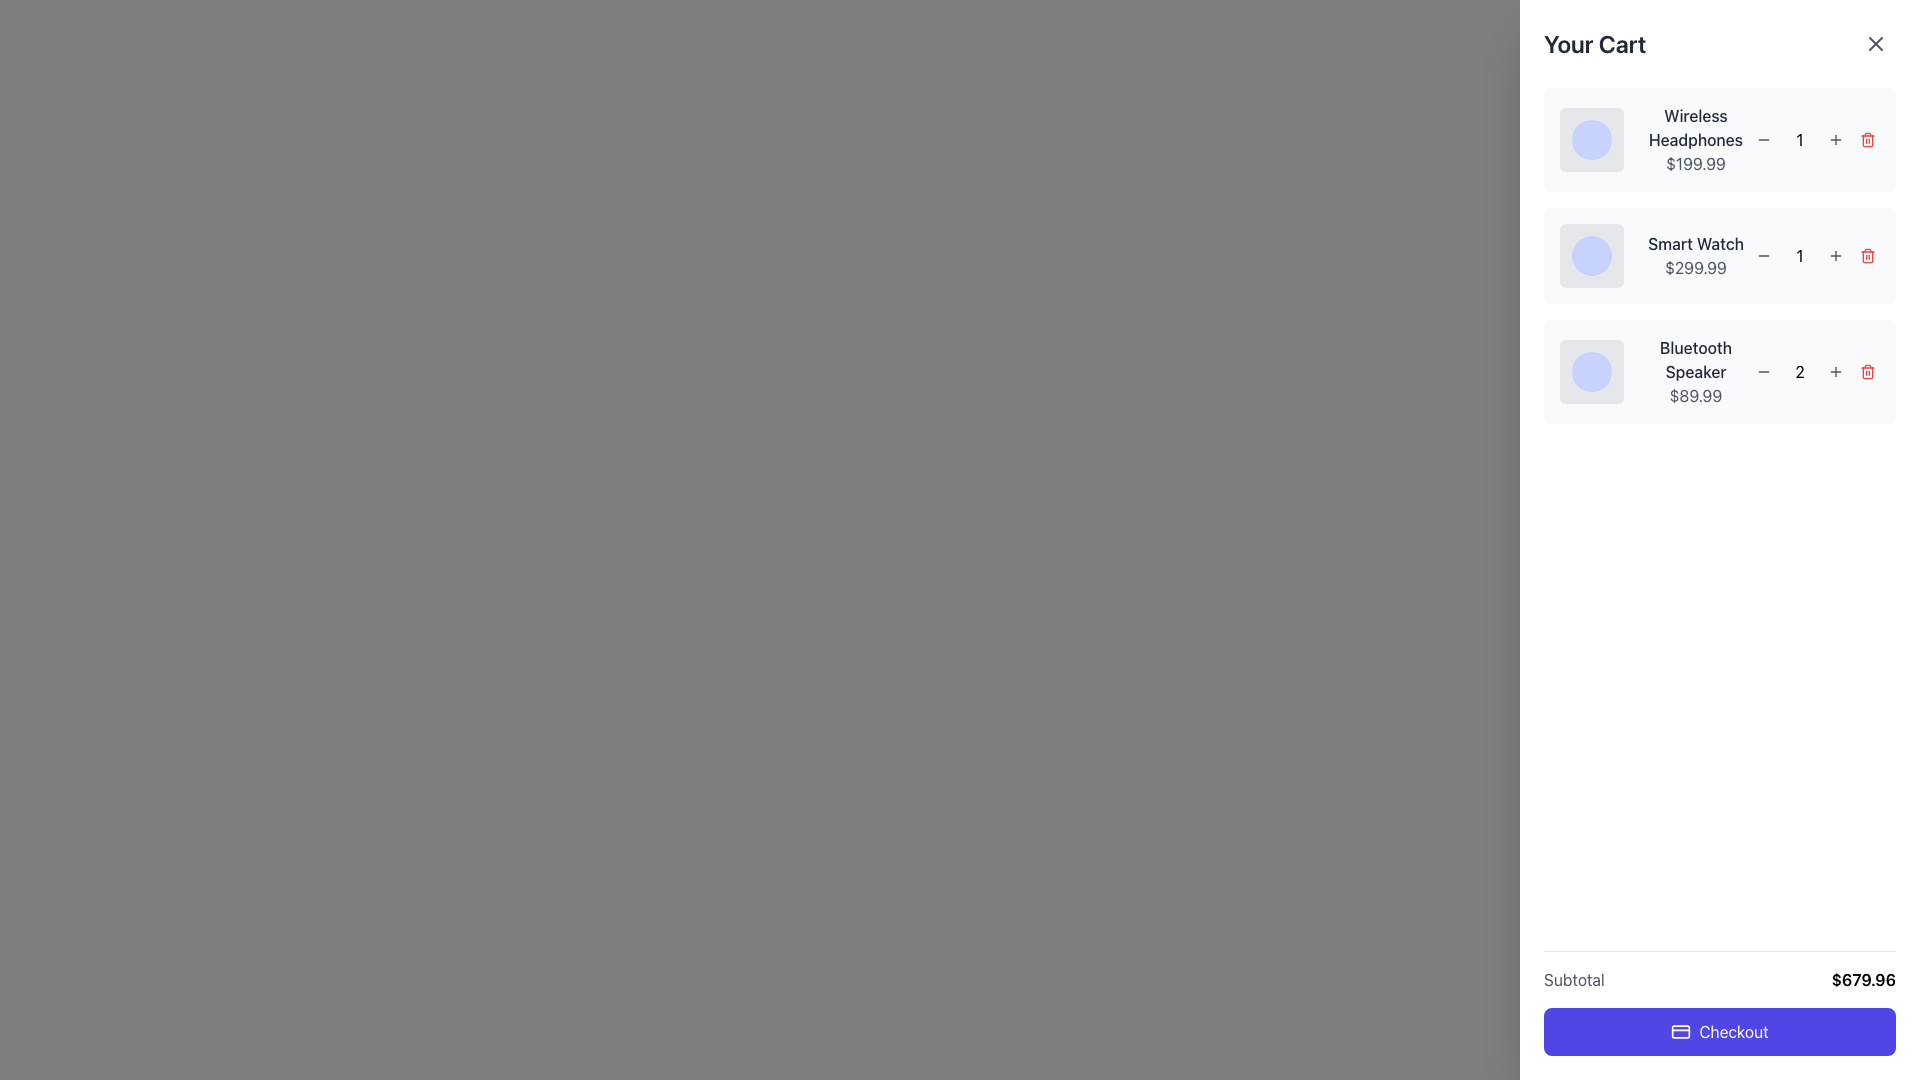 The width and height of the screenshot is (1920, 1080). What do you see at coordinates (1836, 138) in the screenshot?
I see `the '+' button located immediately to the right of the quantity value to increment the quantity of the corresponding cart item` at bounding box center [1836, 138].